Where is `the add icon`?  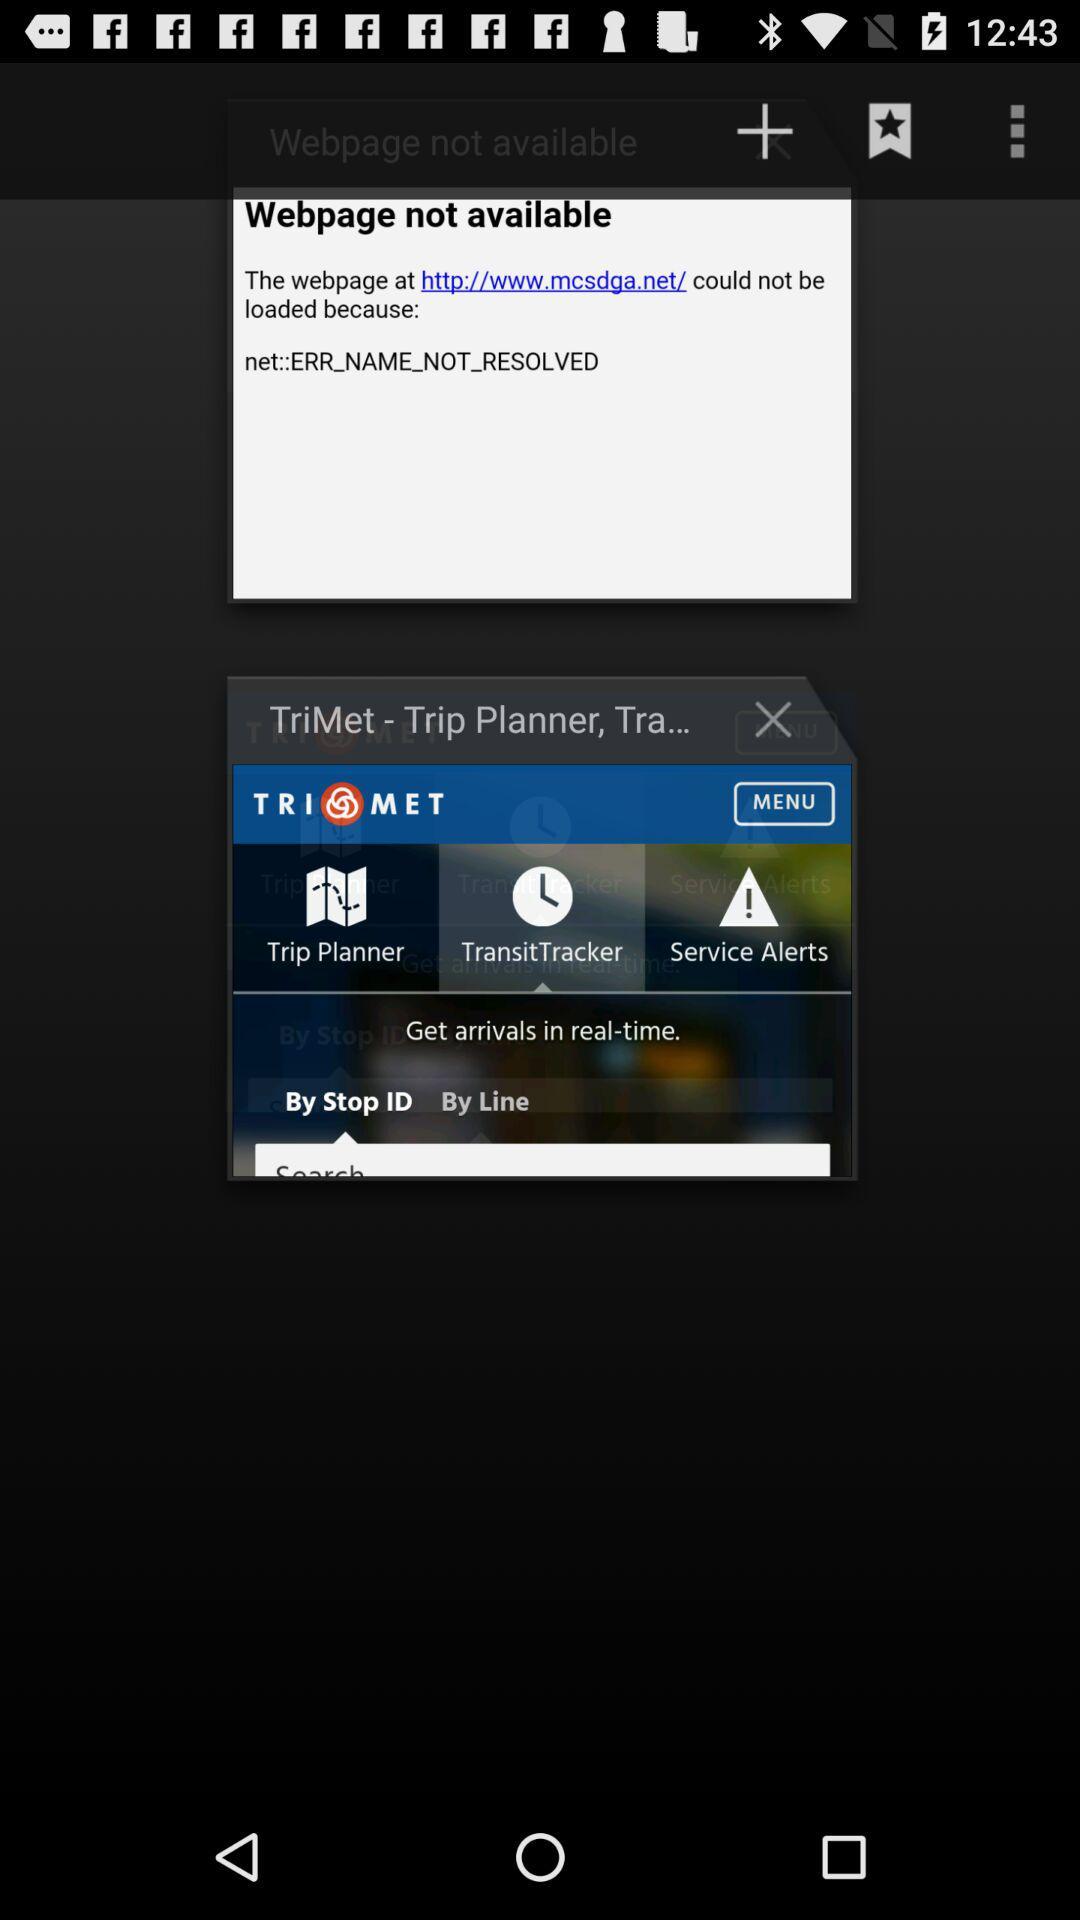
the add icon is located at coordinates (764, 139).